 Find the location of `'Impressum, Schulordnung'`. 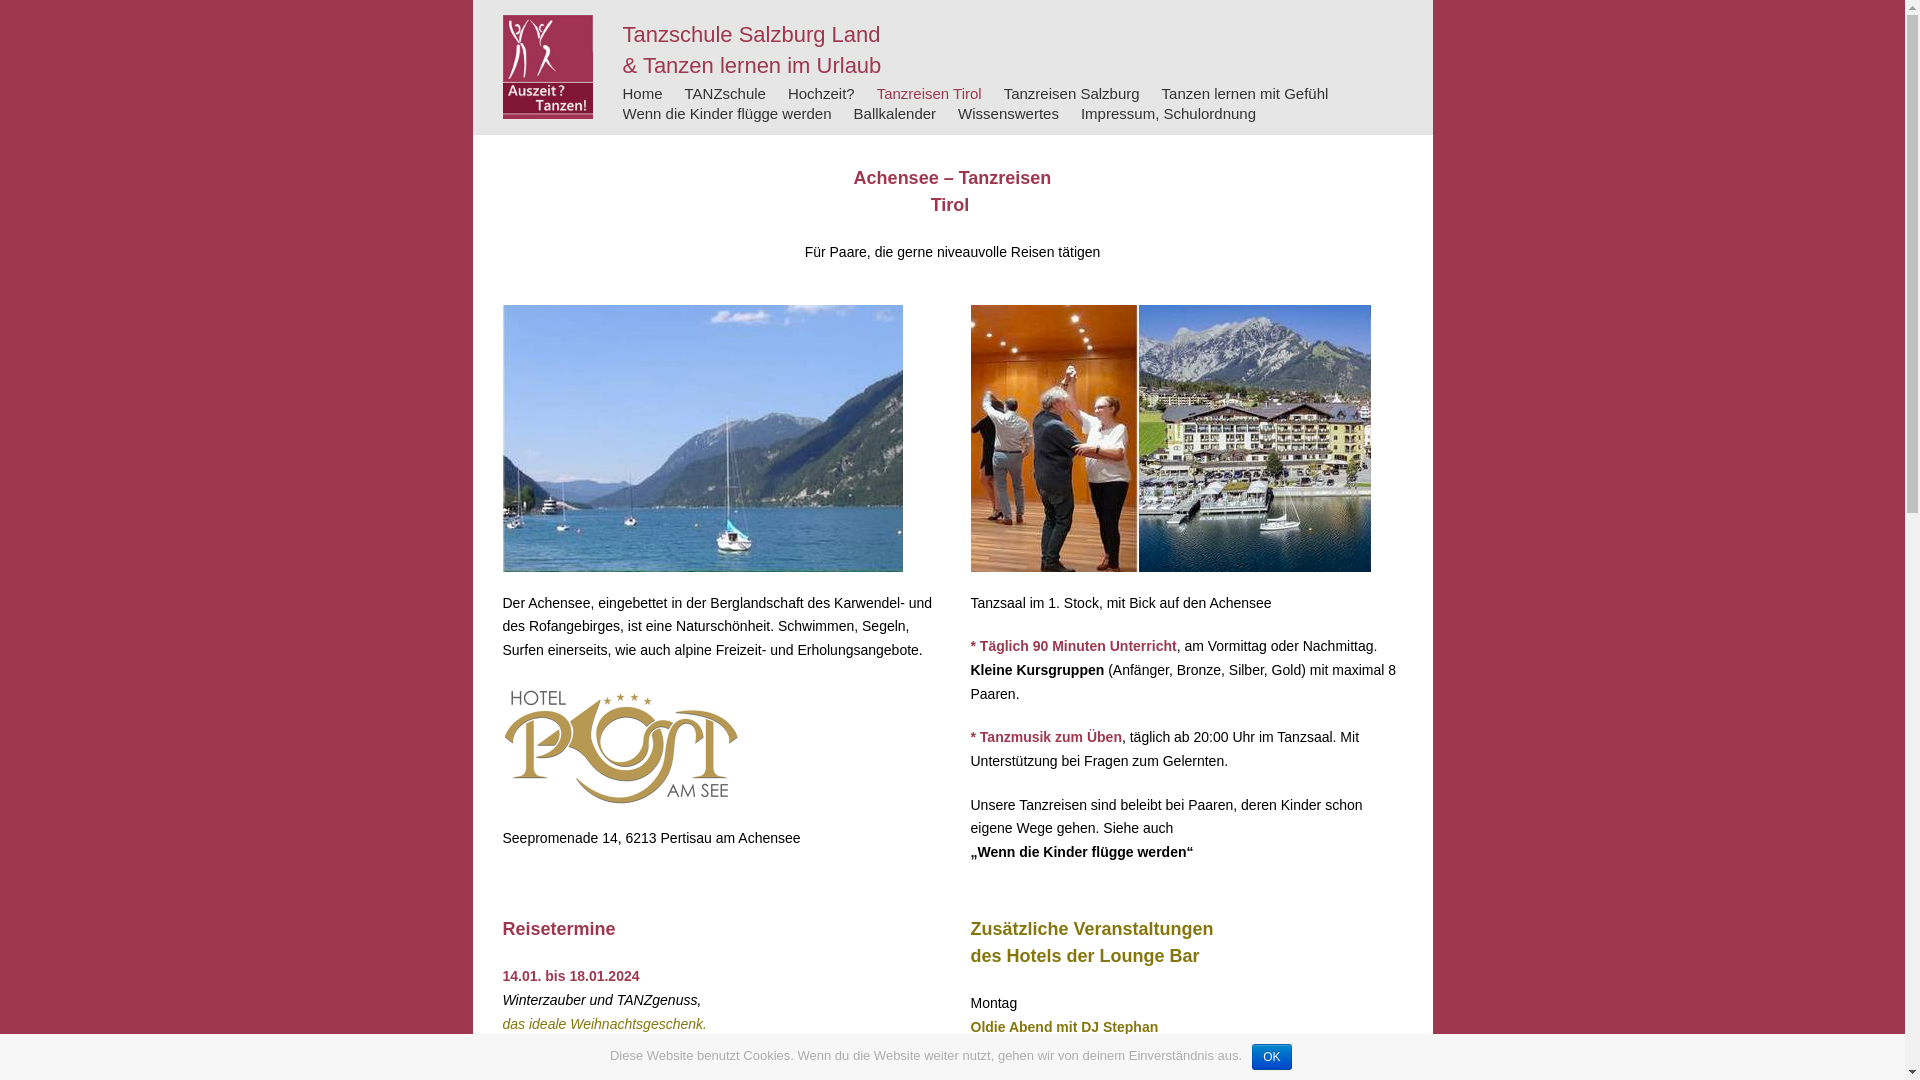

'Impressum, Schulordnung' is located at coordinates (1168, 114).